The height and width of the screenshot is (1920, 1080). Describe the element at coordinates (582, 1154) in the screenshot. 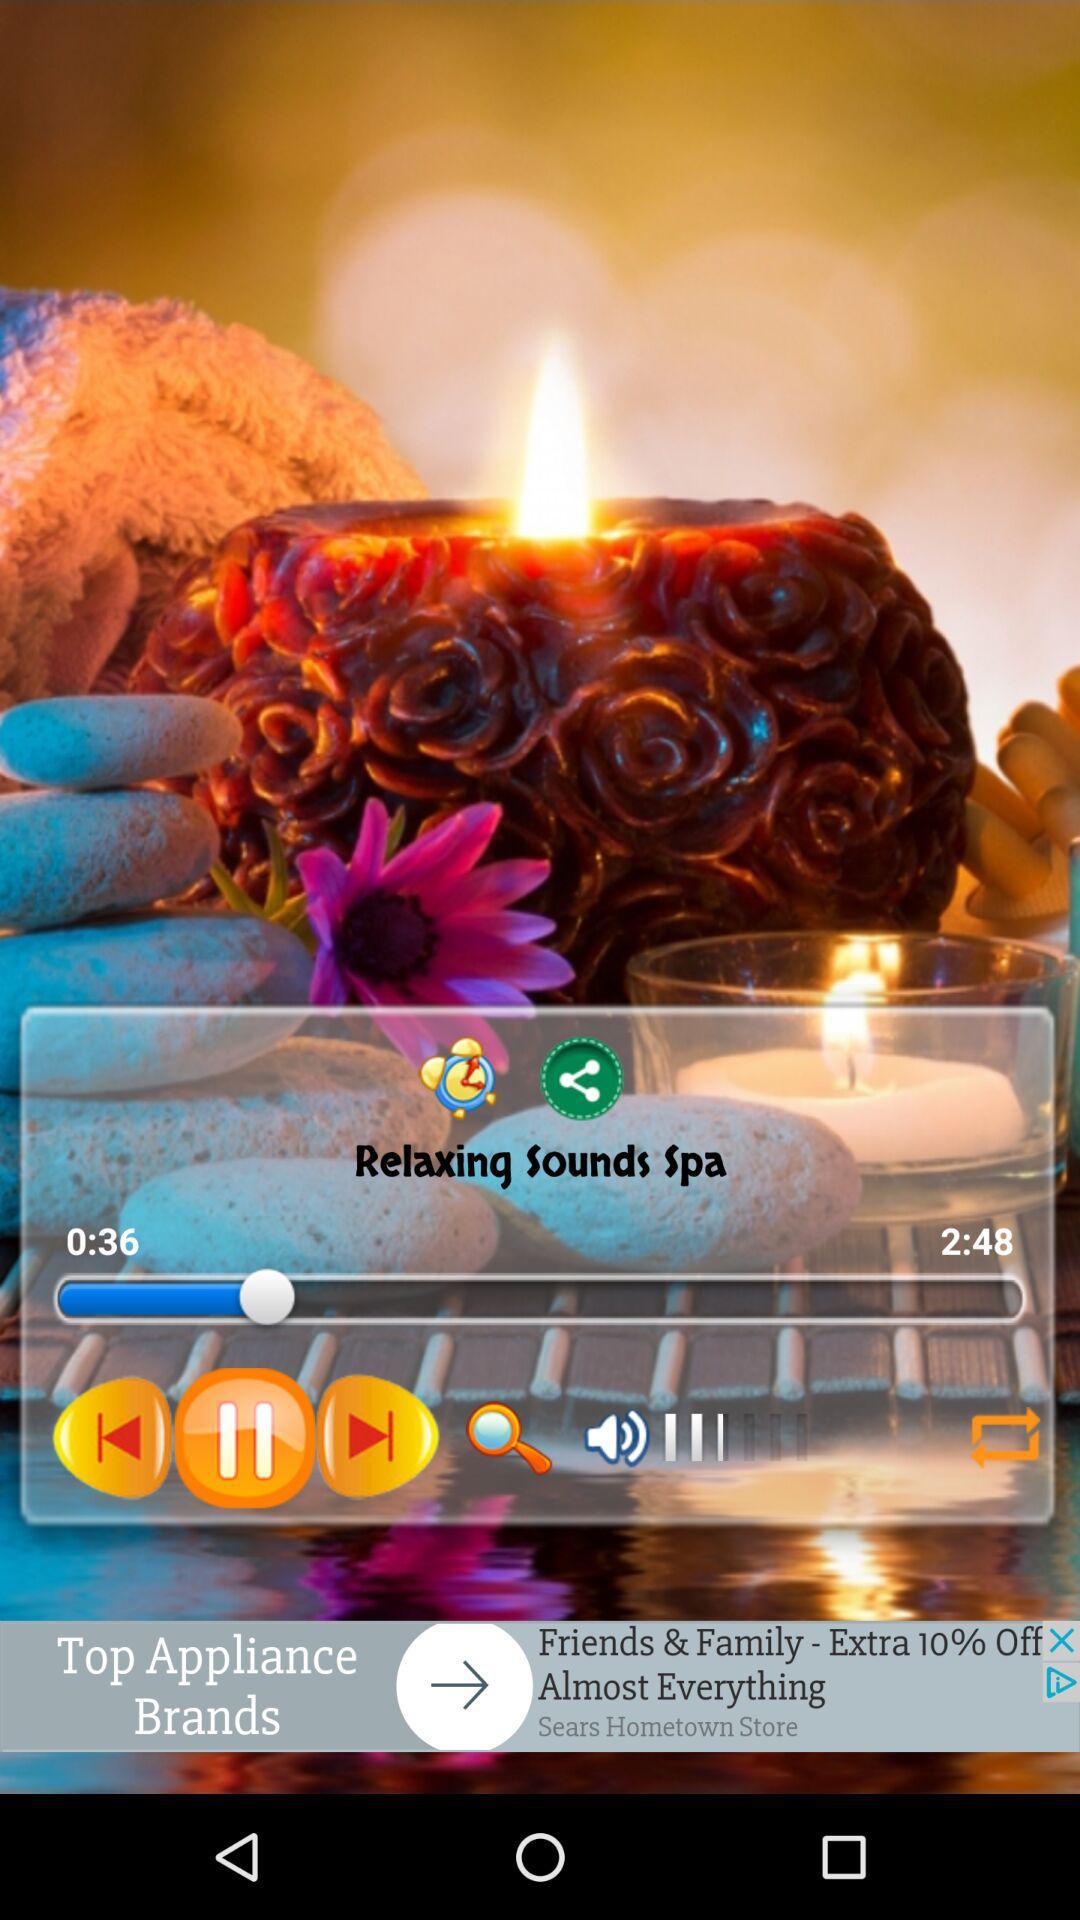

I see `the share icon` at that location.